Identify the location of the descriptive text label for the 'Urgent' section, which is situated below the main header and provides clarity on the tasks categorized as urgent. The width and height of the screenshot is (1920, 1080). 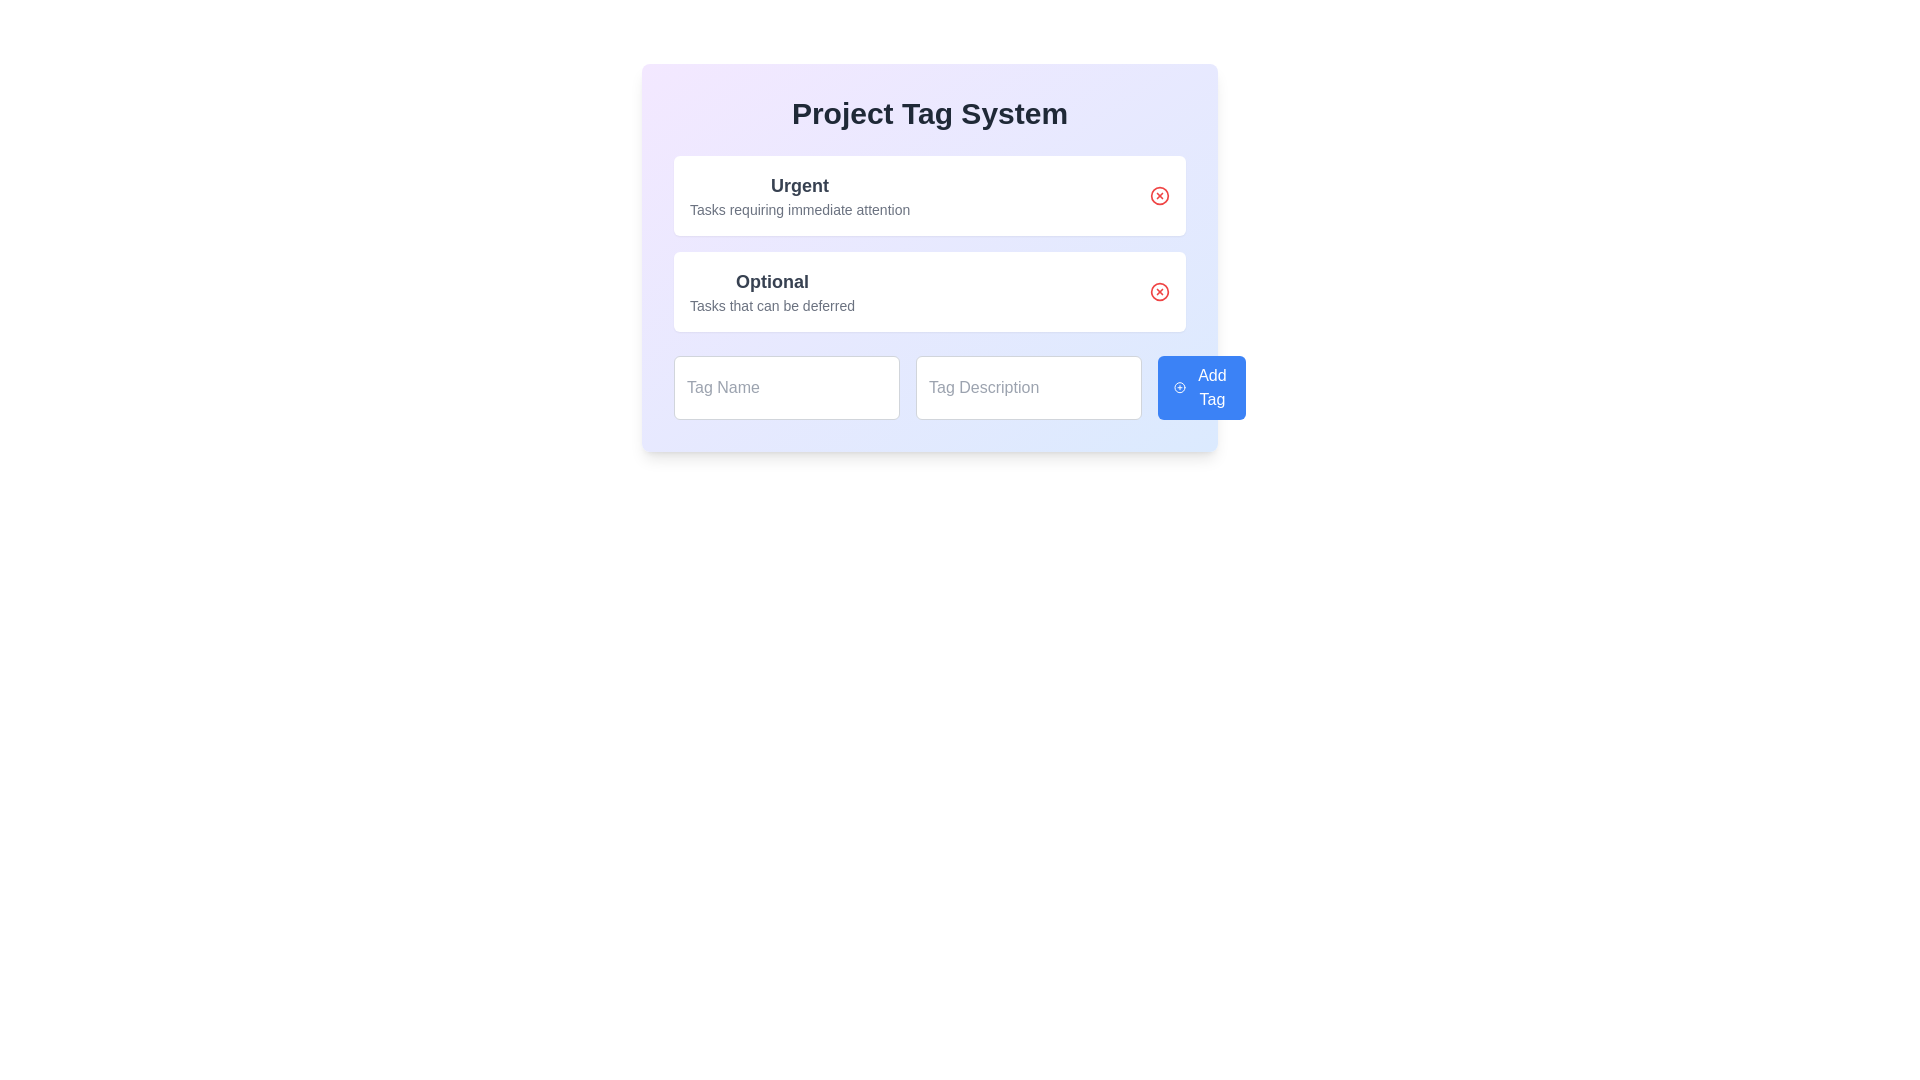
(800, 209).